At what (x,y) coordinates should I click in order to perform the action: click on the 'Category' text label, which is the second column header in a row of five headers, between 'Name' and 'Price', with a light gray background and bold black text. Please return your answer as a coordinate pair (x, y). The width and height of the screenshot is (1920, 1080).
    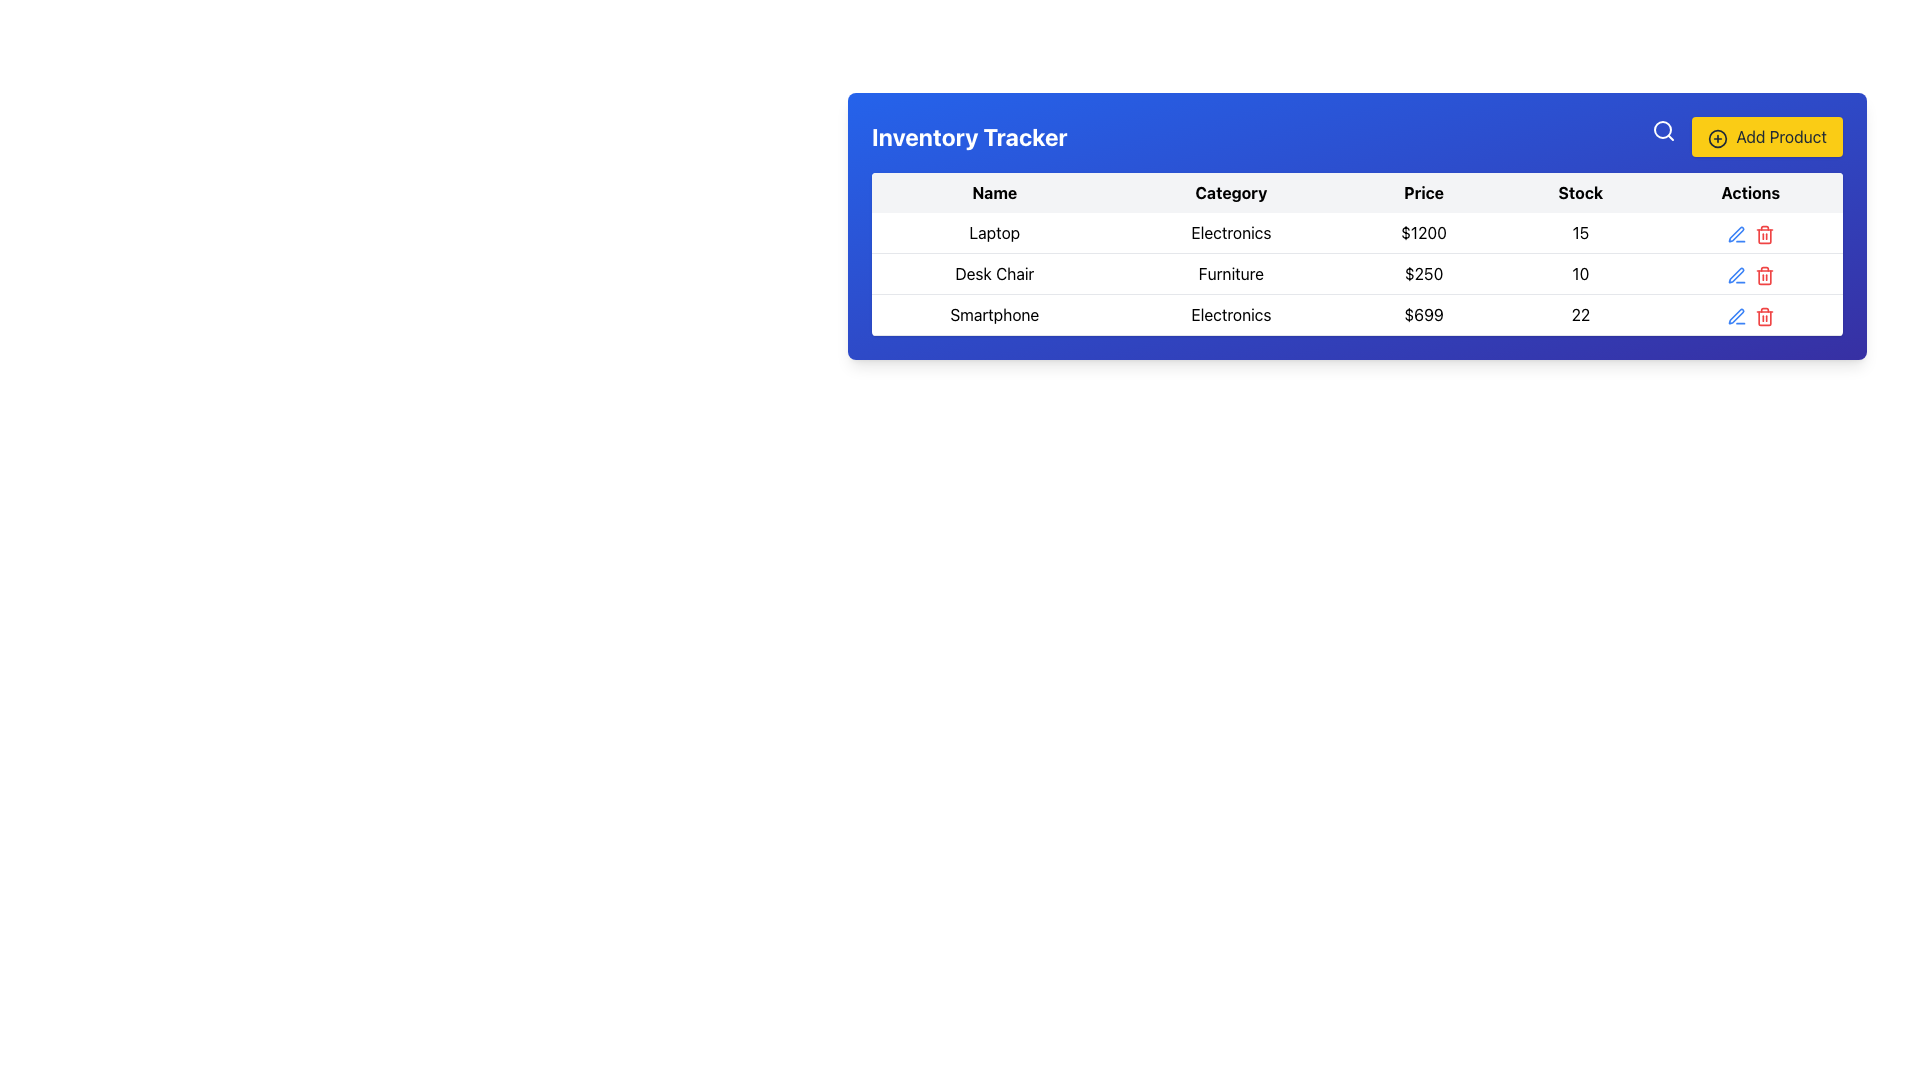
    Looking at the image, I should click on (1230, 192).